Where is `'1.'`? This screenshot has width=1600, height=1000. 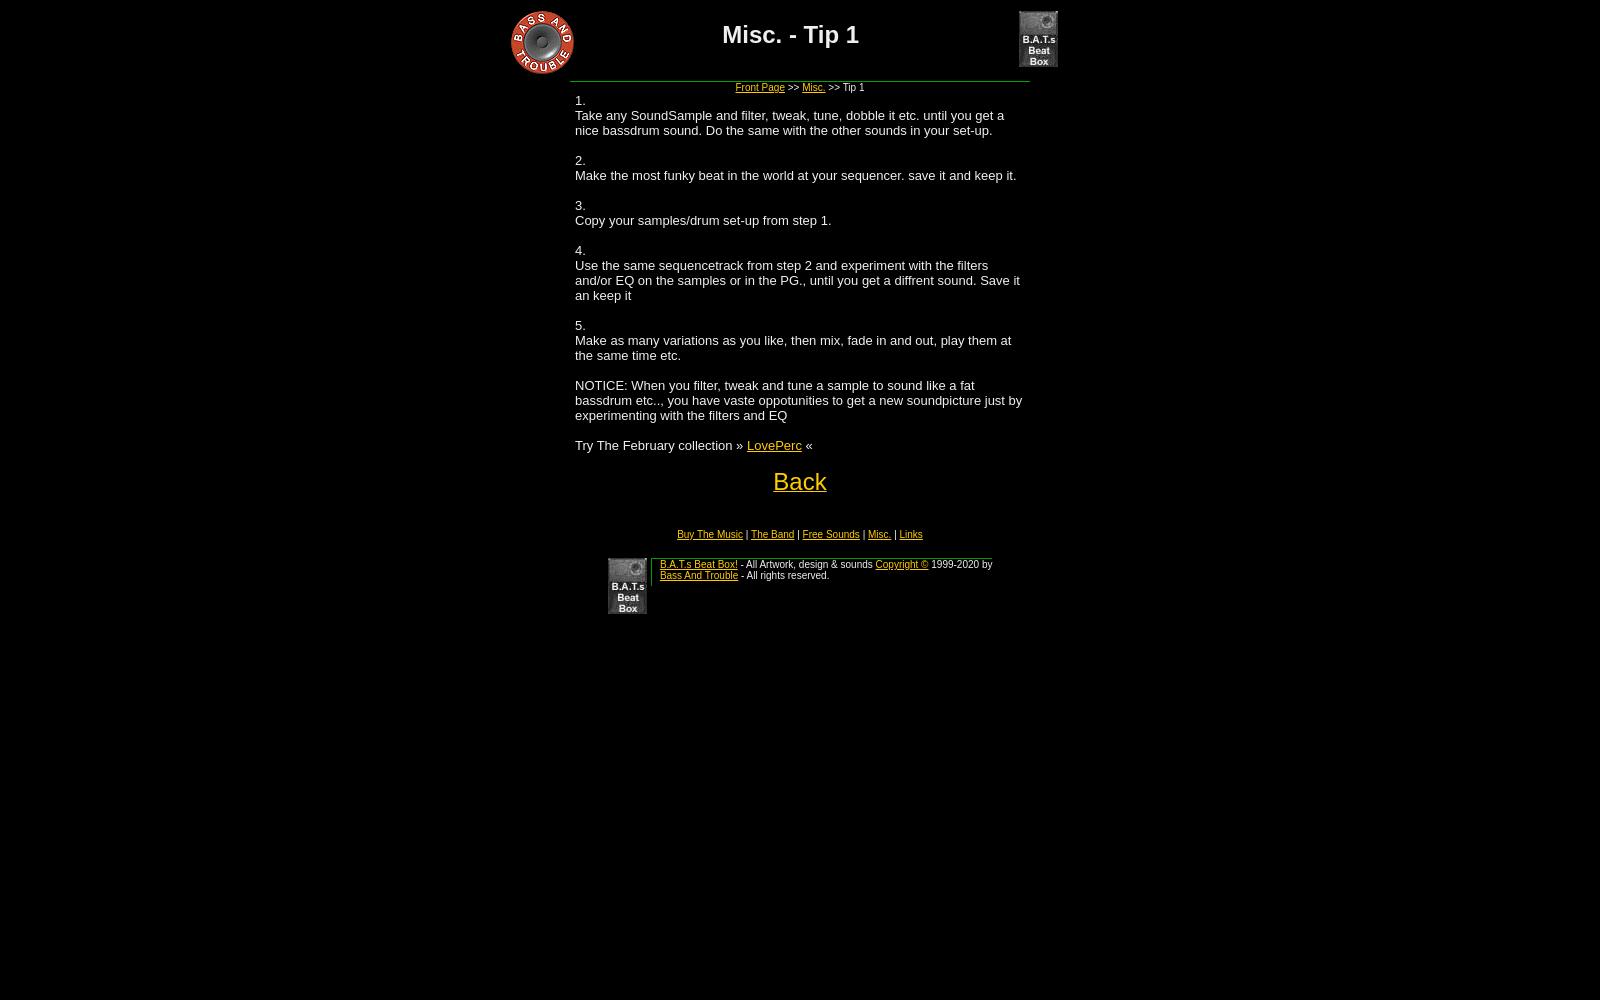 '1.' is located at coordinates (579, 99).